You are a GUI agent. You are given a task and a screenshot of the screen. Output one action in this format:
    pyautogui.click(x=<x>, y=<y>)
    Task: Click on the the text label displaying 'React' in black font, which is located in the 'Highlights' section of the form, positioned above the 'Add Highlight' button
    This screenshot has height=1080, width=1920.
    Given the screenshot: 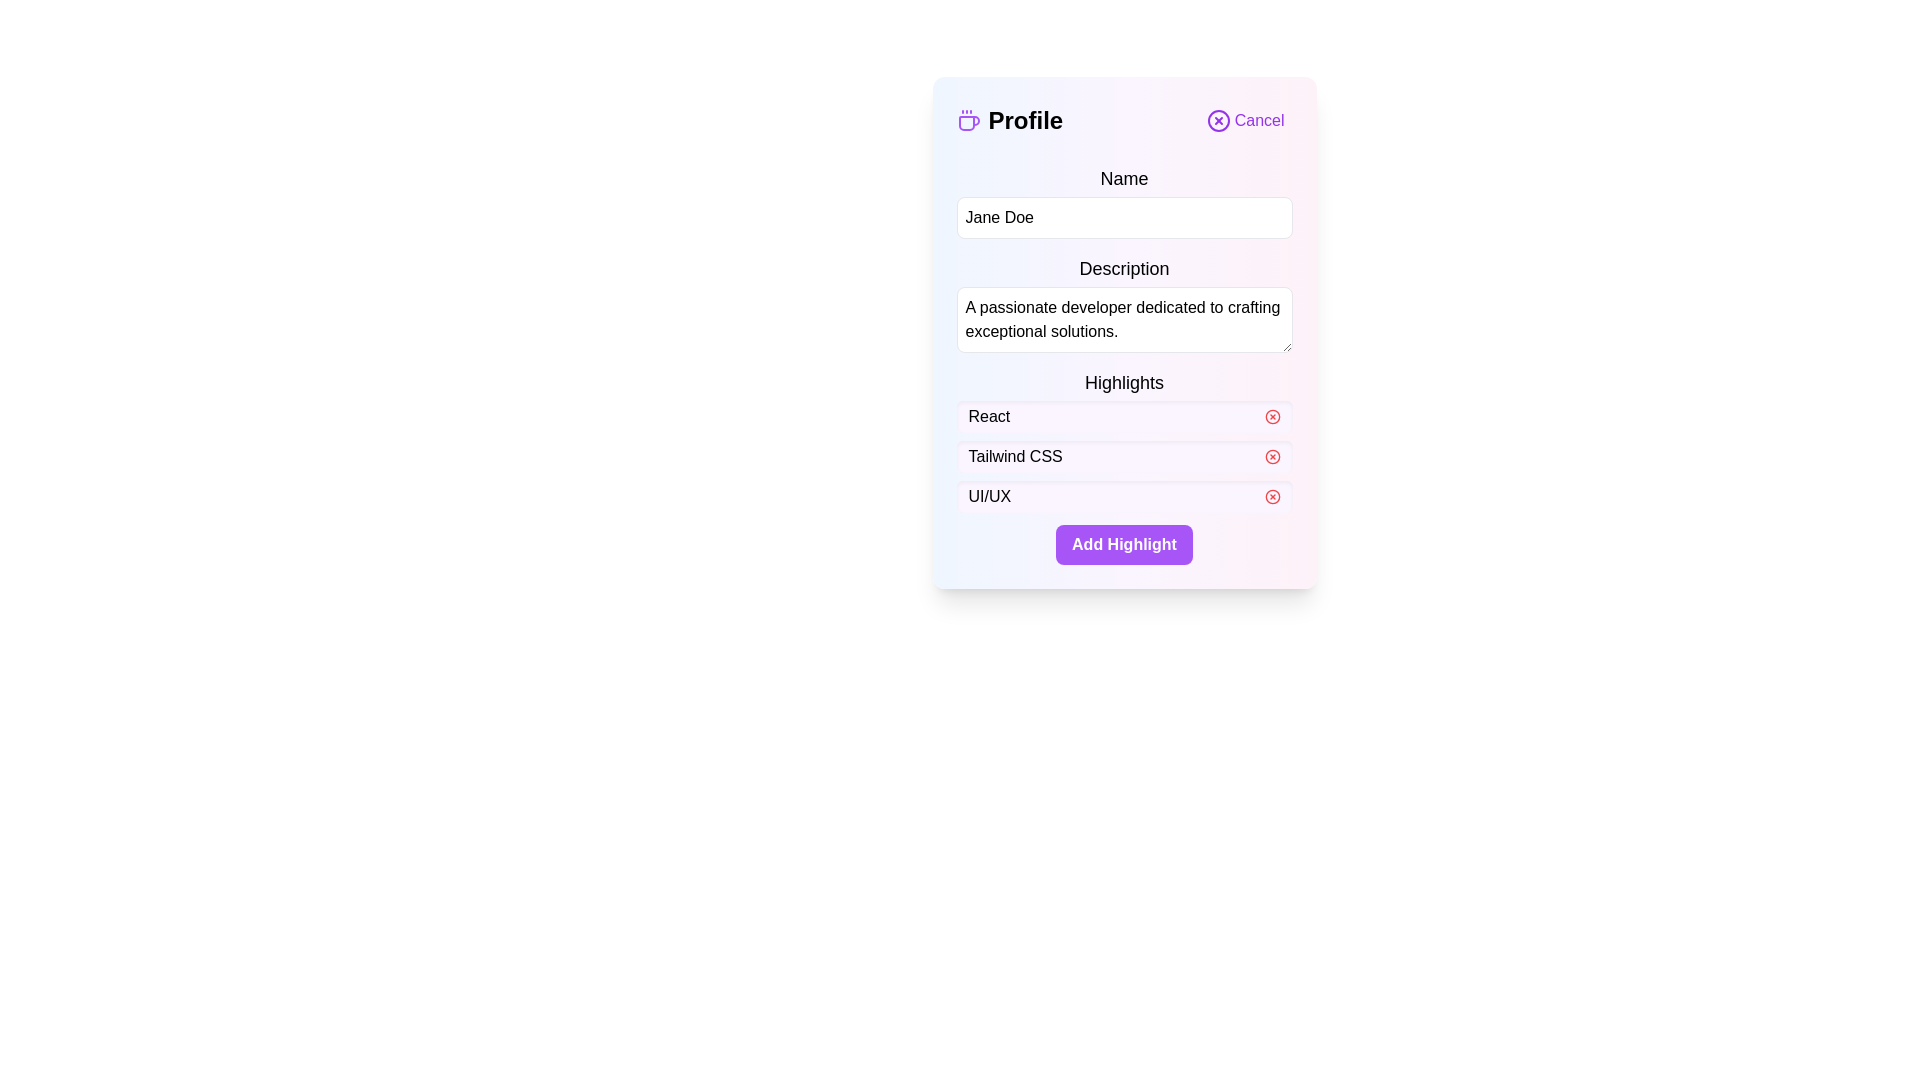 What is the action you would take?
    pyautogui.click(x=989, y=415)
    